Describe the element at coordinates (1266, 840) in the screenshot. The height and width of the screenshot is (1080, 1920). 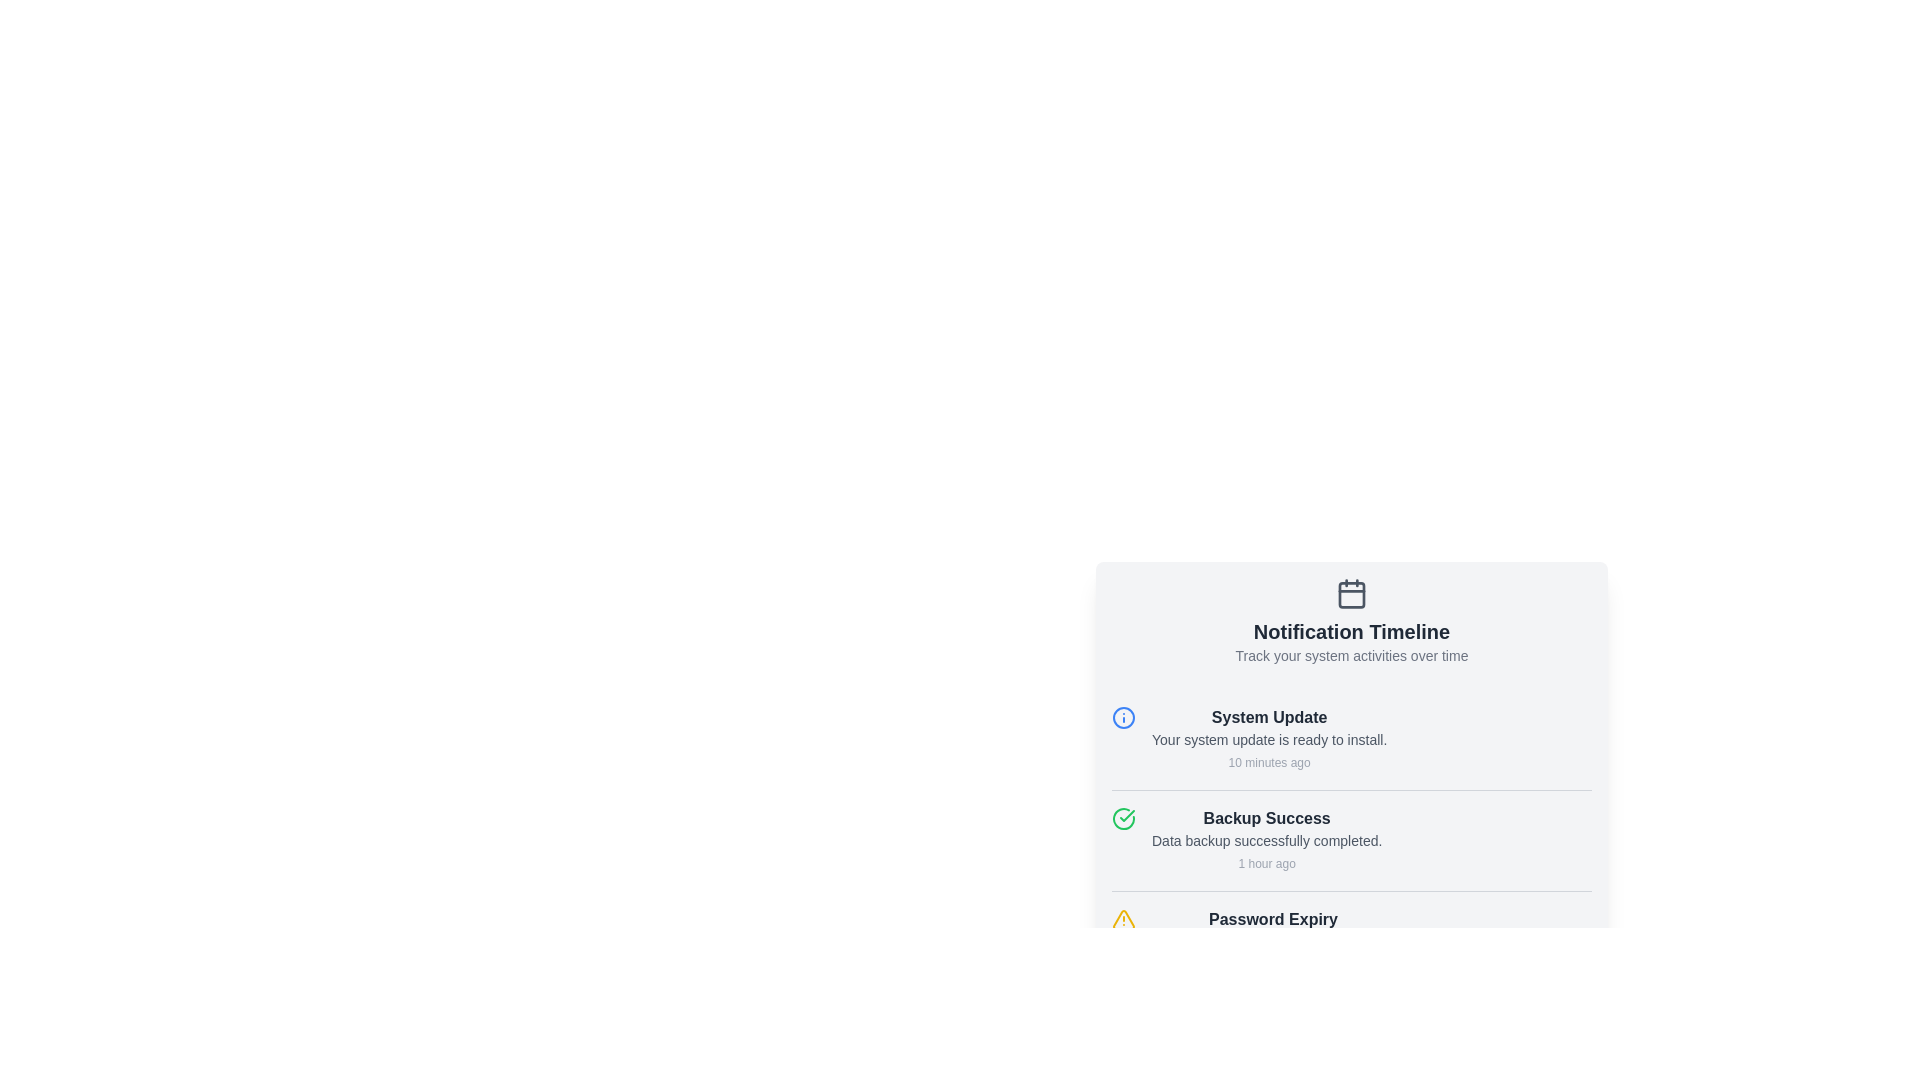
I see `or take note of the notification details from the notification card indicating a successful backup operation, which is centrally aligned within the notification panel` at that location.